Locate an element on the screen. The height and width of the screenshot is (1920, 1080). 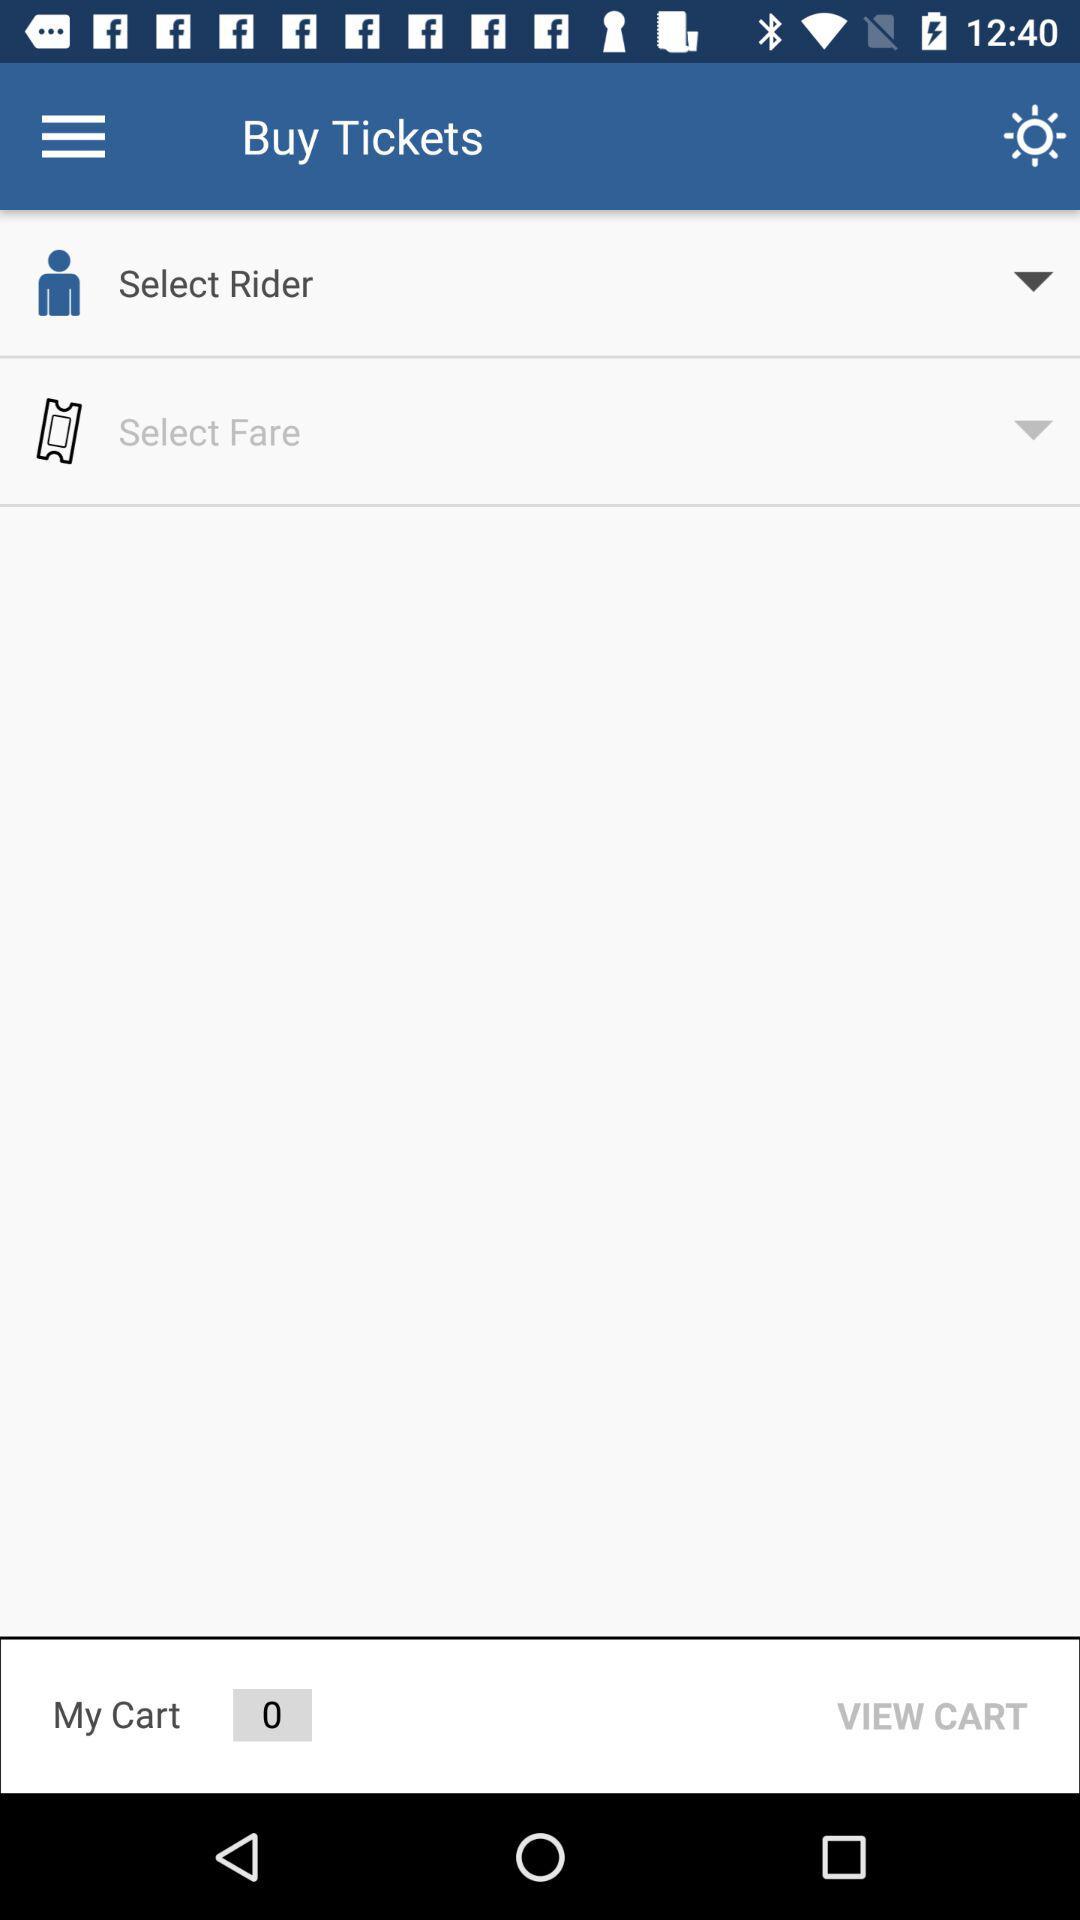
the view cart icon is located at coordinates (932, 1714).